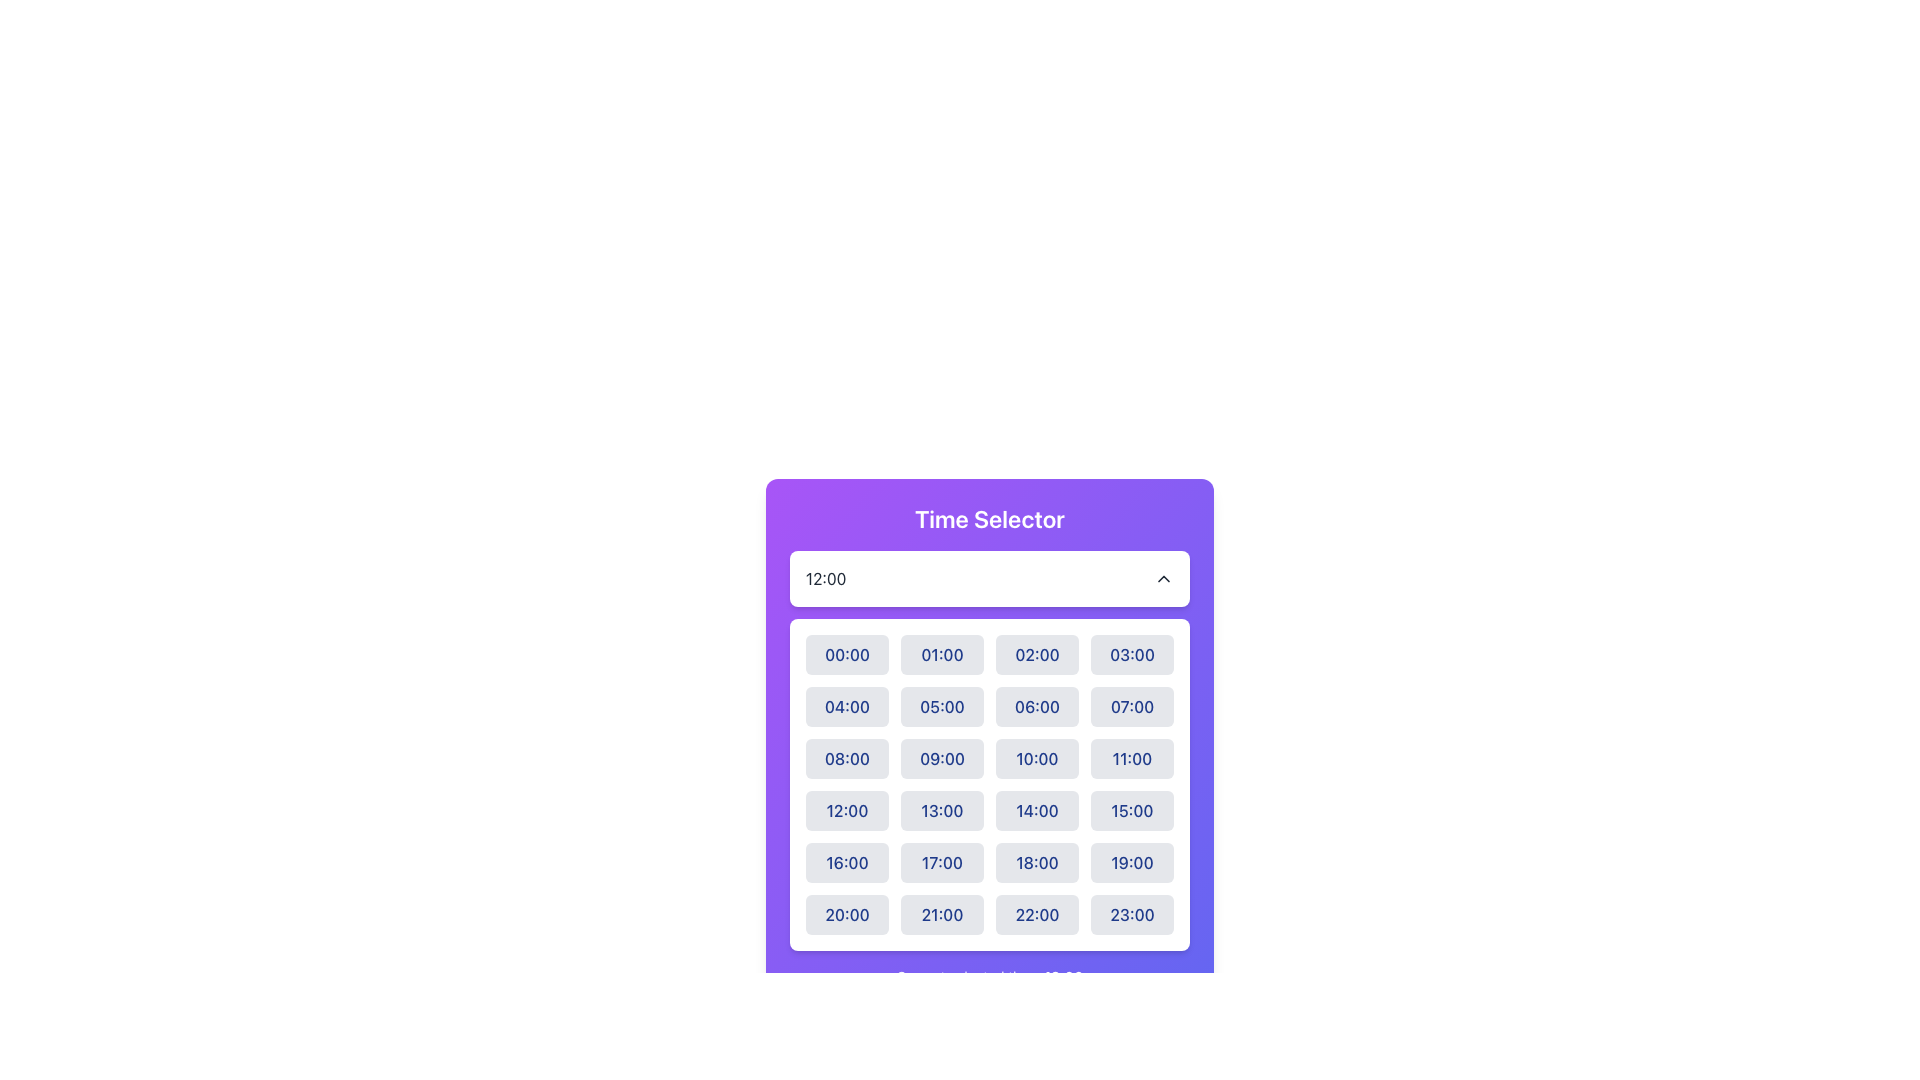 The image size is (1920, 1080). Describe the element at coordinates (1037, 914) in the screenshot. I see `the rectangular button labeled '22:00' with a light gray background and blue font` at that location.